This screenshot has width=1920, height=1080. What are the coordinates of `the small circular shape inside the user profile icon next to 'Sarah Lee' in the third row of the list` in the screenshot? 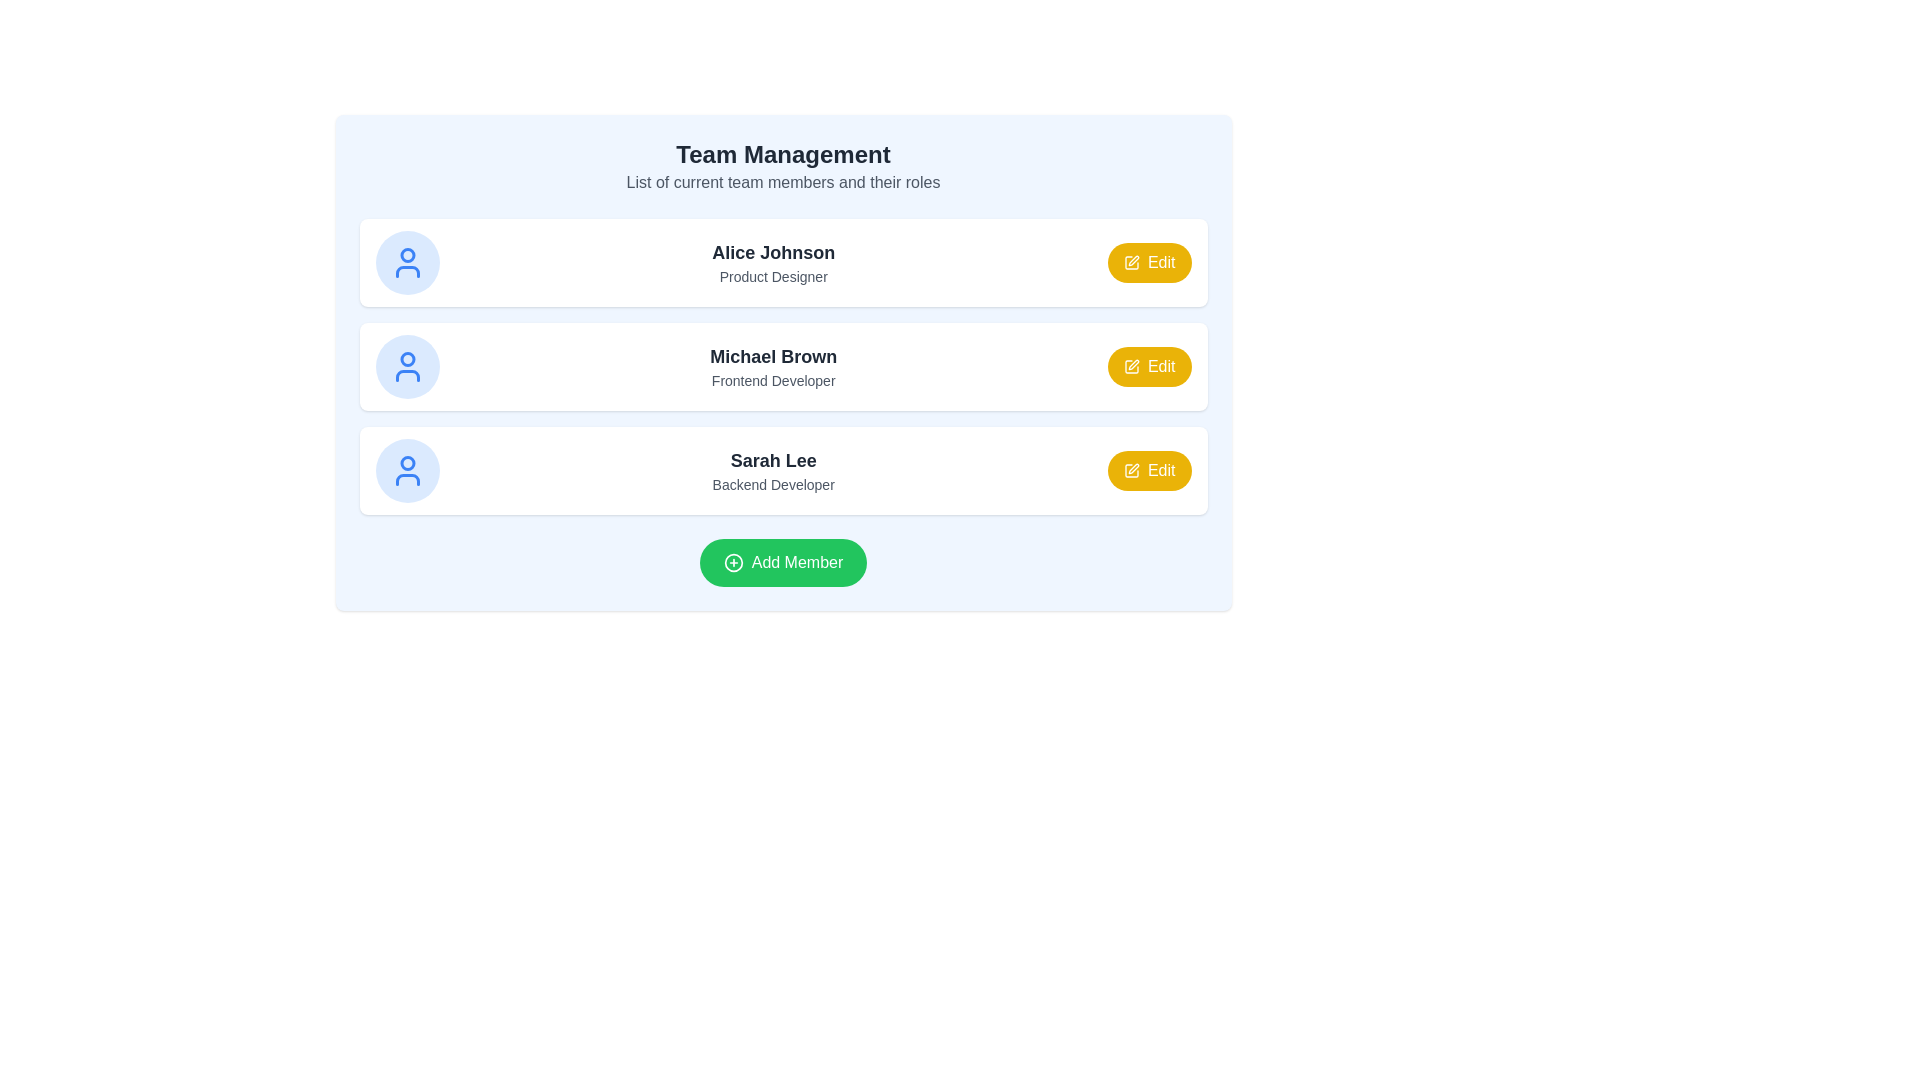 It's located at (406, 463).